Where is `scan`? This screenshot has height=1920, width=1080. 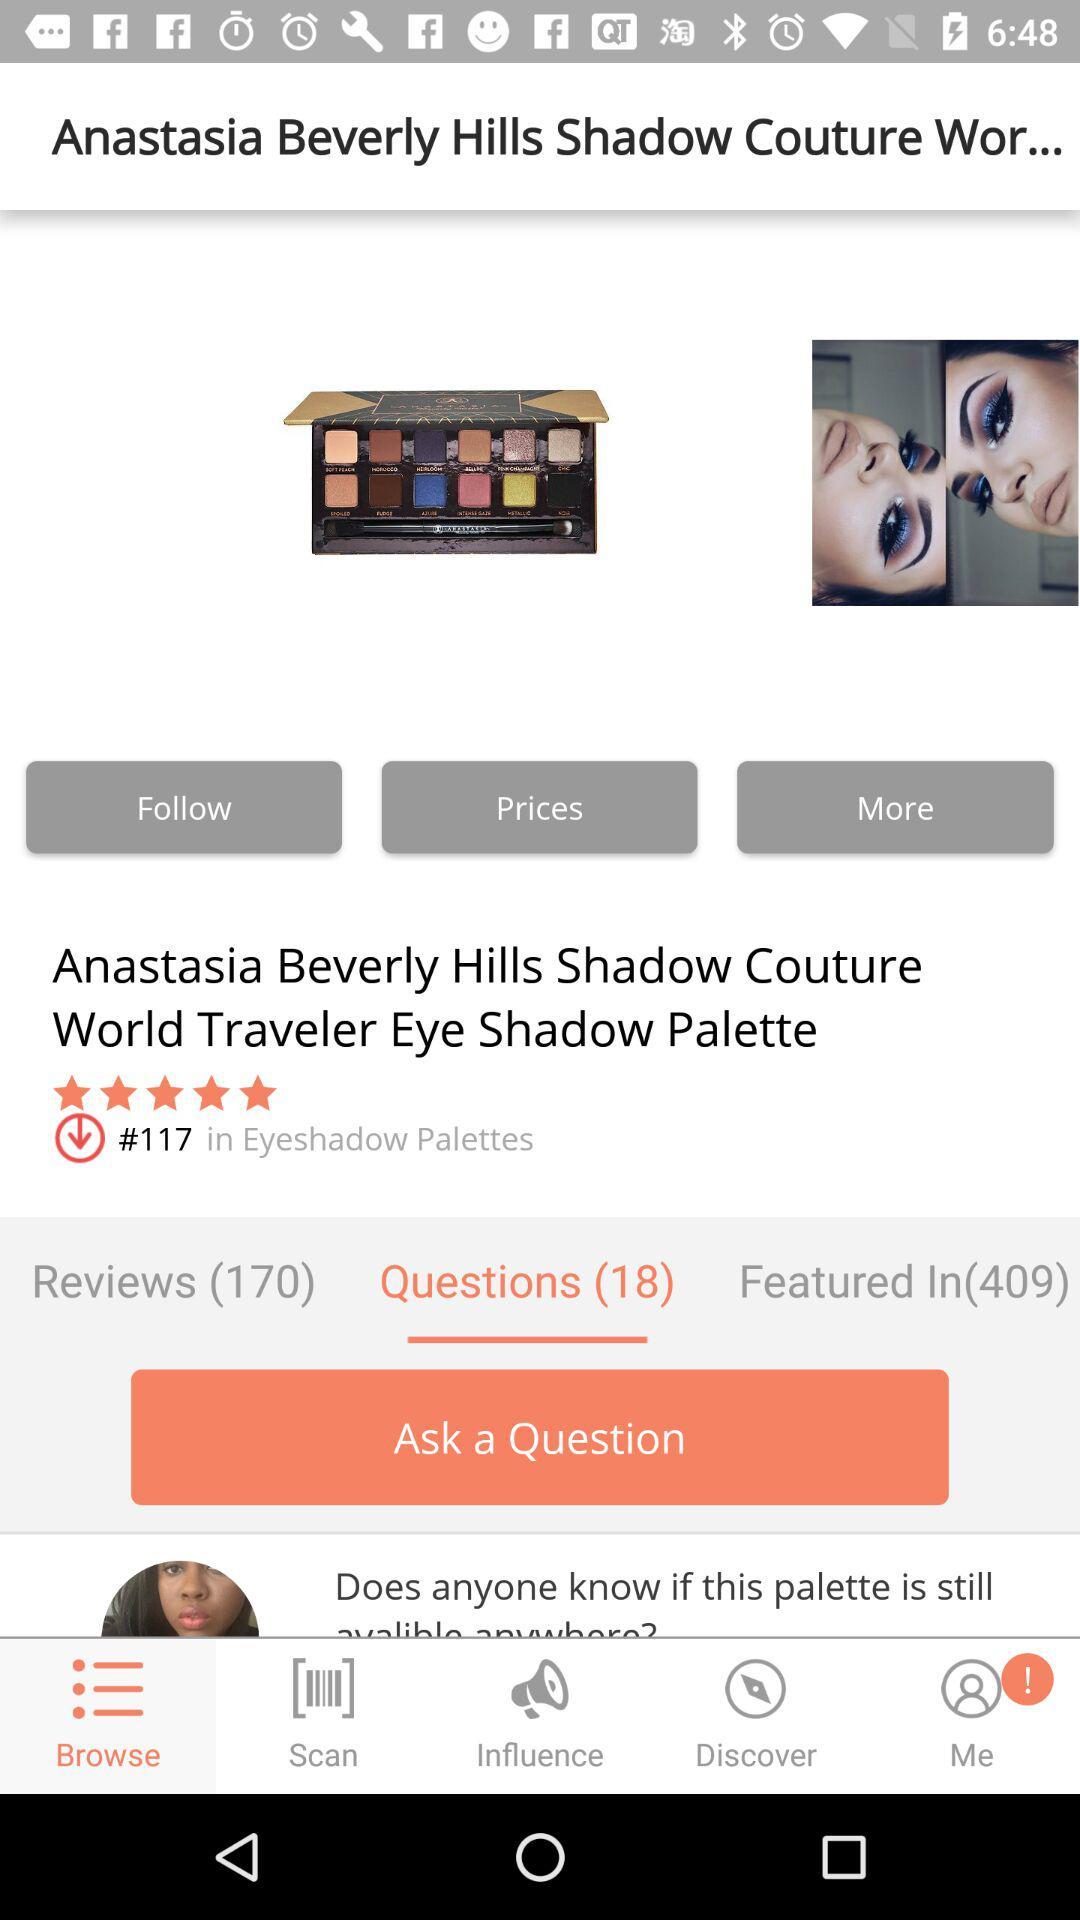
scan is located at coordinates (323, 1716).